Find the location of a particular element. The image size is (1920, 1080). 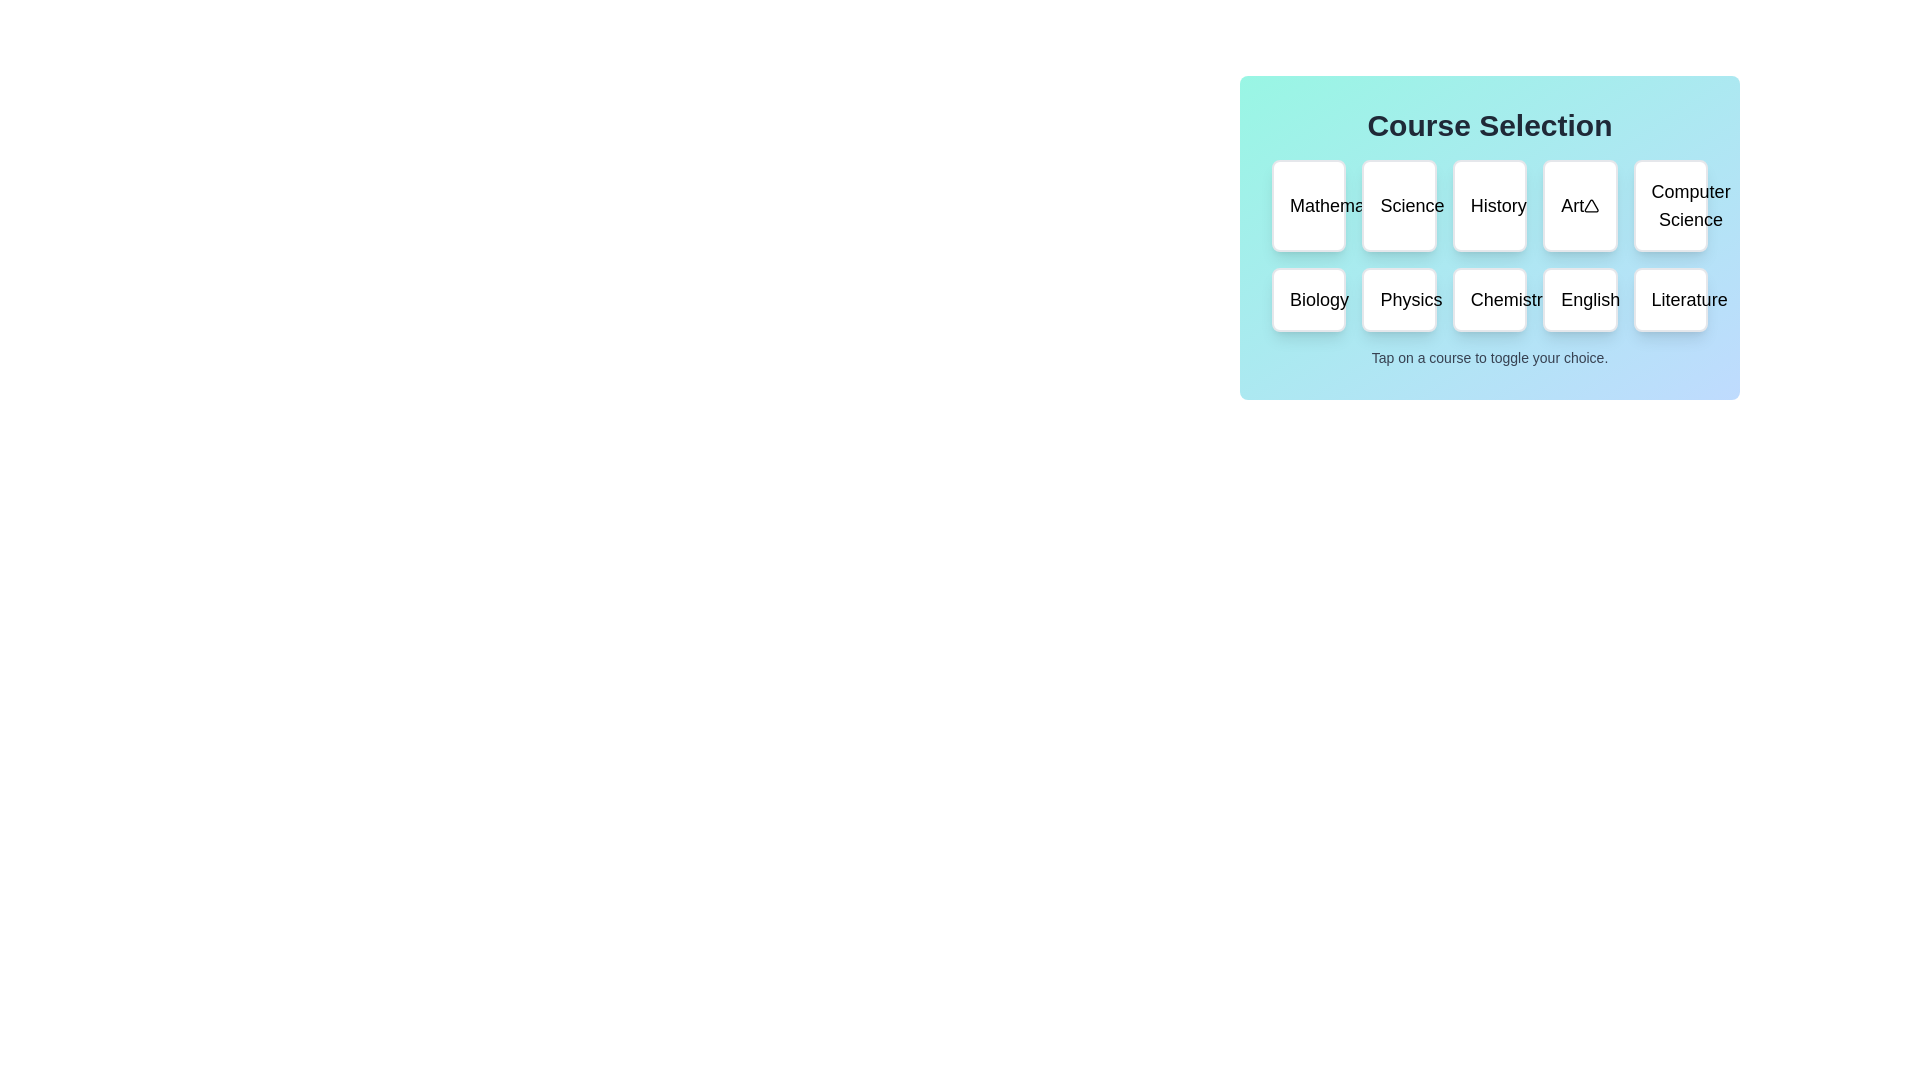

the course Science is located at coordinates (1397, 205).